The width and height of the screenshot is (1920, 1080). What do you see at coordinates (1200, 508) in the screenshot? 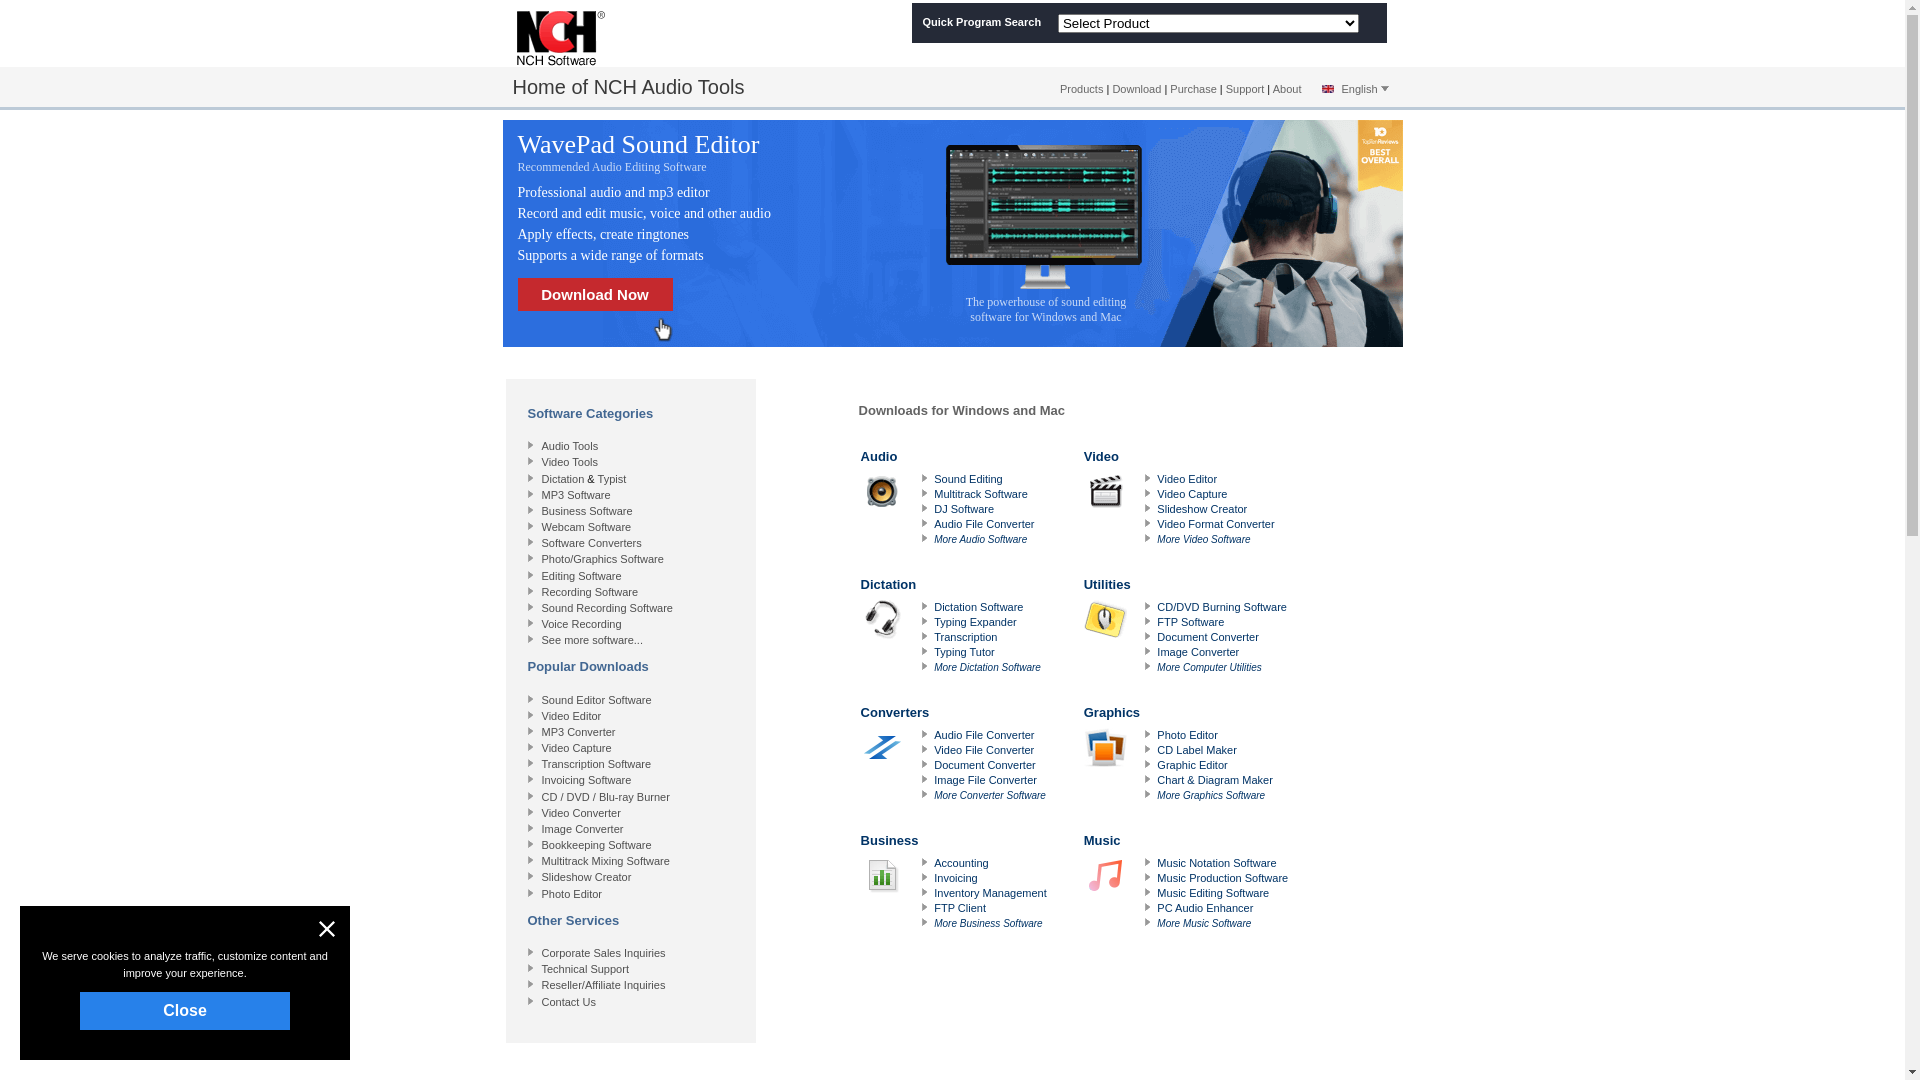
I see `'Slideshow Creator'` at bounding box center [1200, 508].